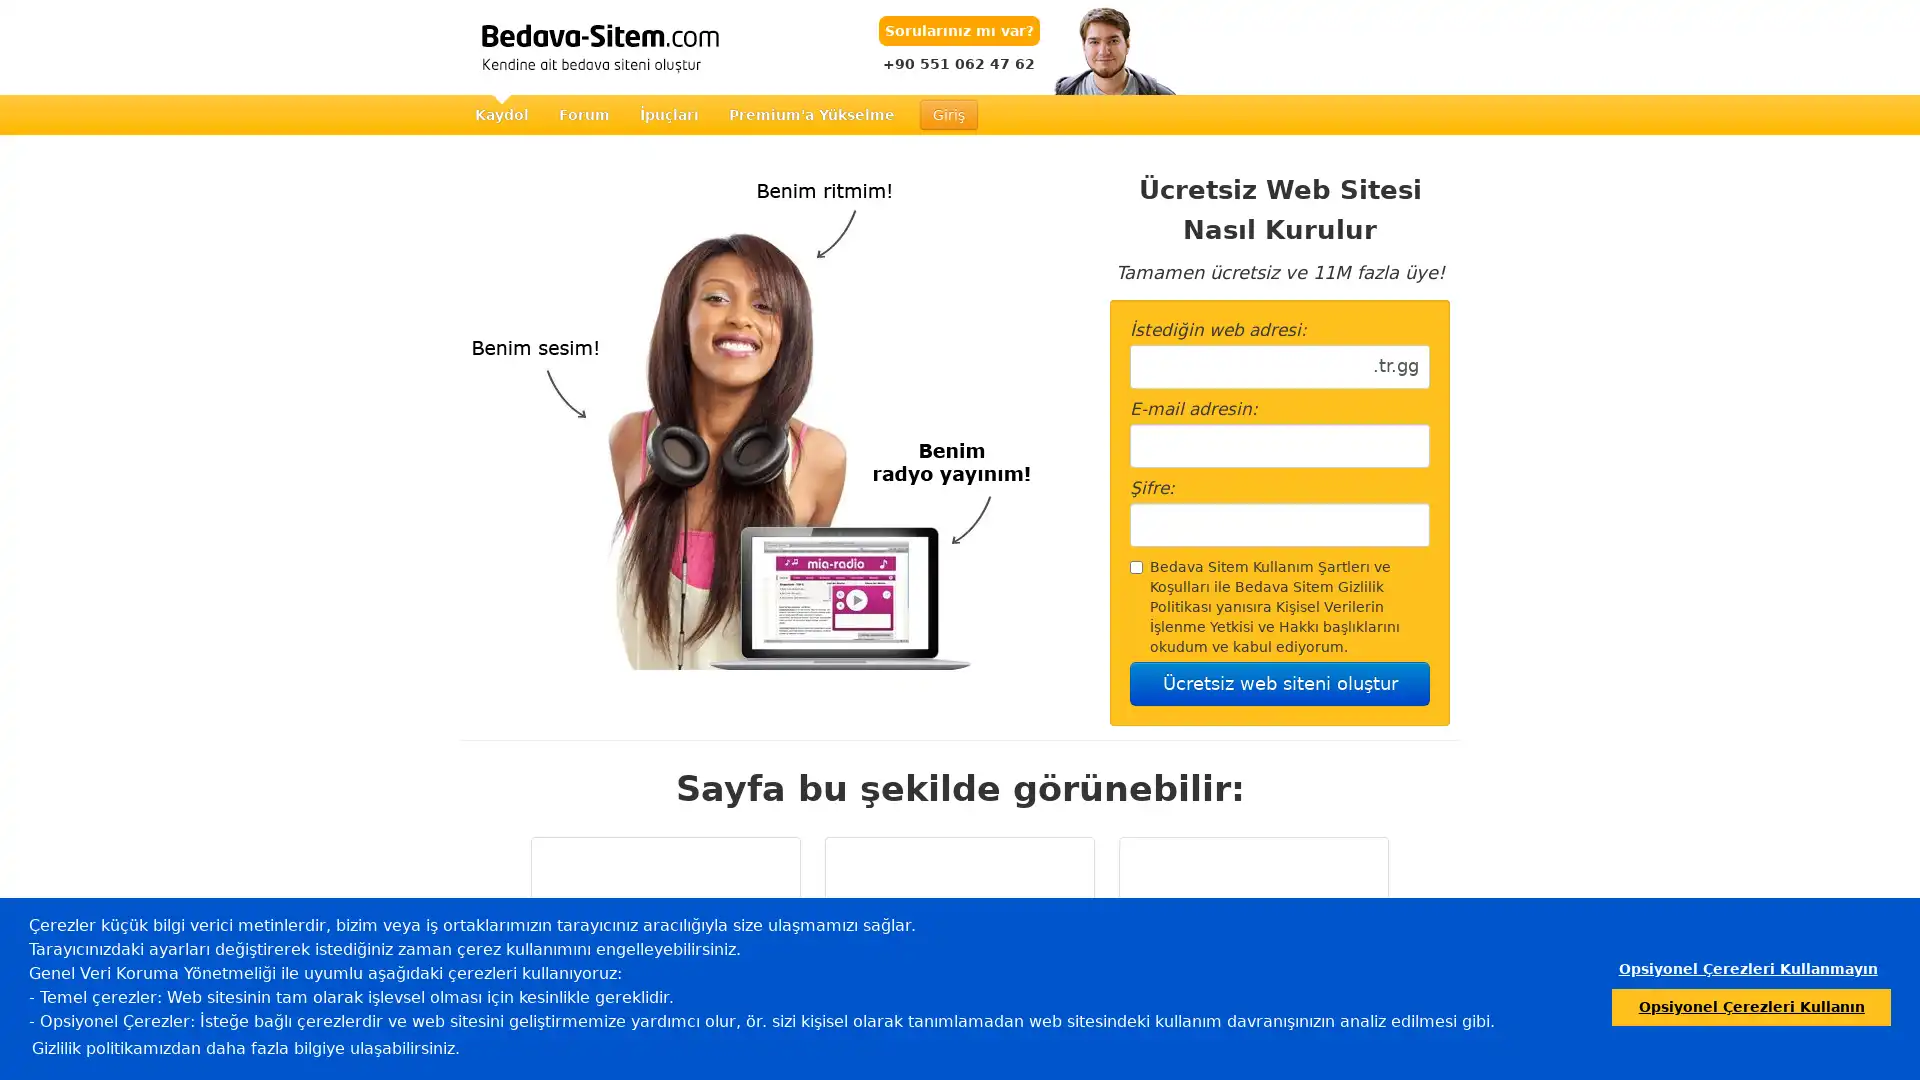 The width and height of the screenshot is (1920, 1080). I want to click on Ucretsiz web siteni olustur, so click(1280, 682).